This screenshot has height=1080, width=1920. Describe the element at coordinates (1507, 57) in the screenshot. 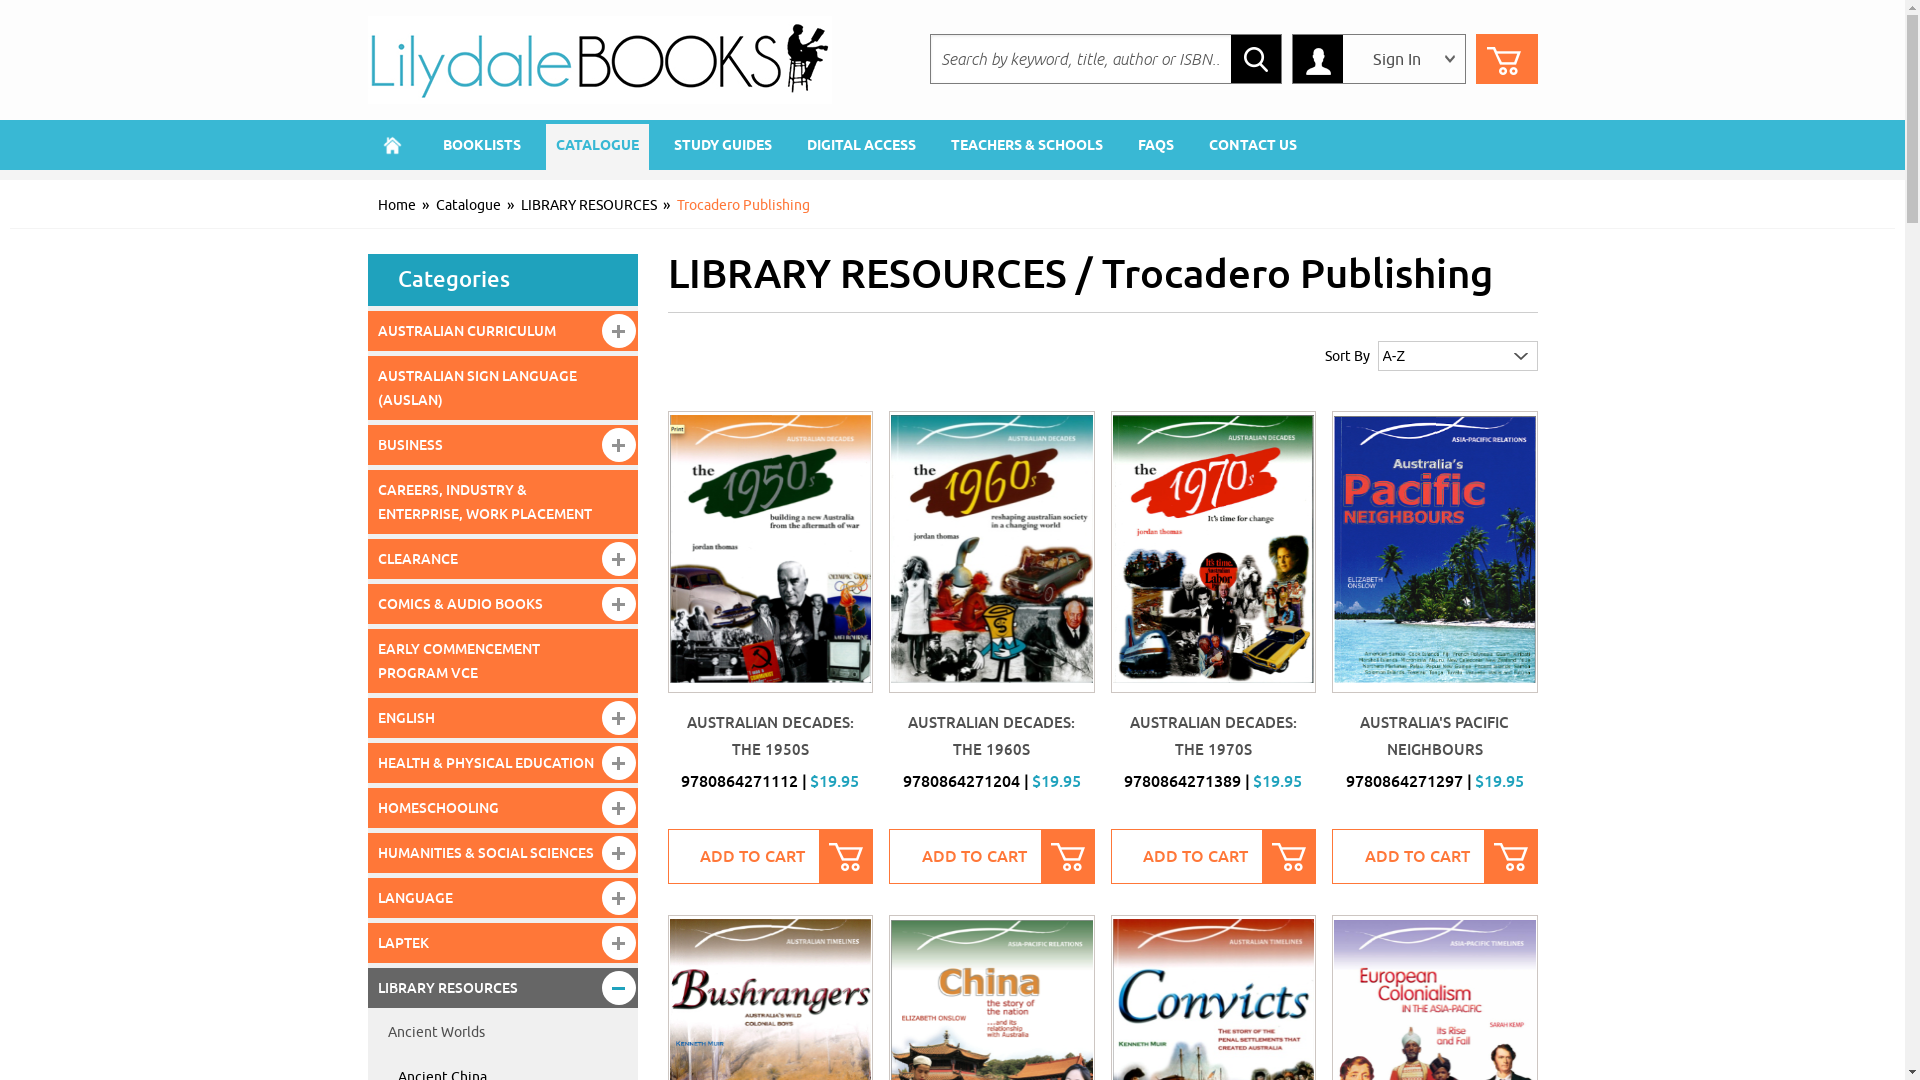

I see `'View Items'` at that location.